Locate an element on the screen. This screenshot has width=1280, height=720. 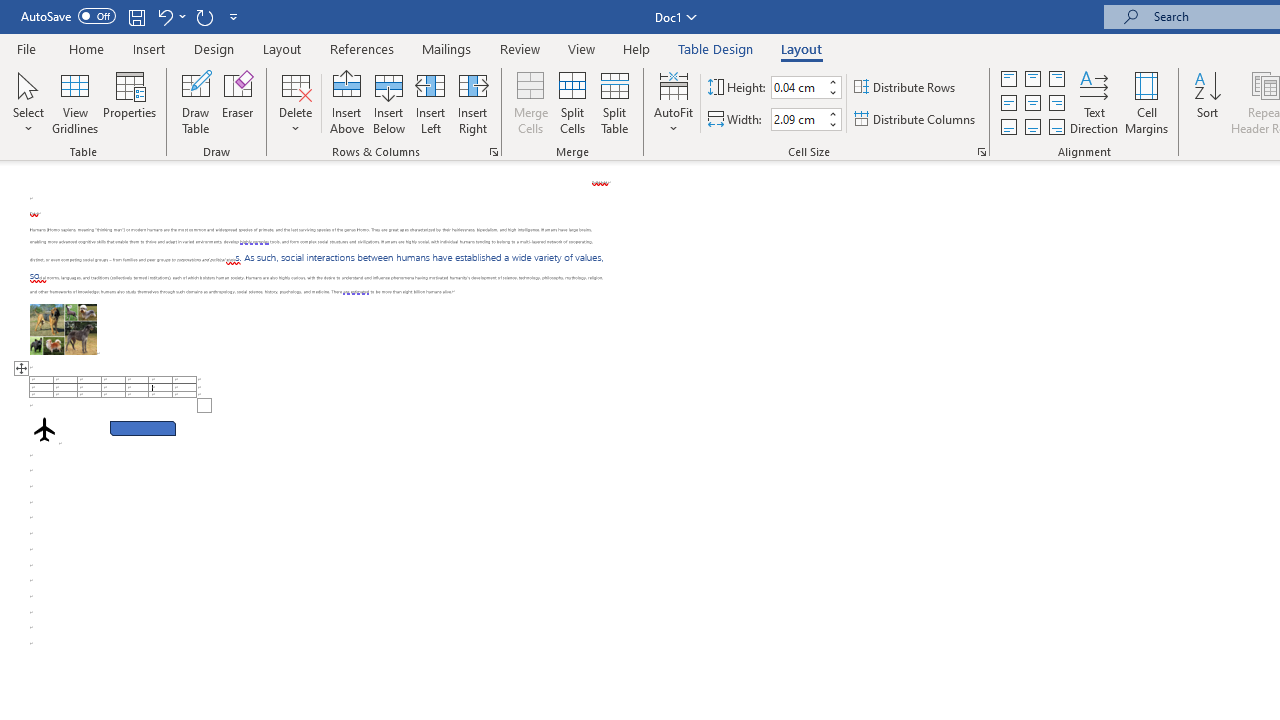
'Text Direction' is located at coordinates (1093, 103).